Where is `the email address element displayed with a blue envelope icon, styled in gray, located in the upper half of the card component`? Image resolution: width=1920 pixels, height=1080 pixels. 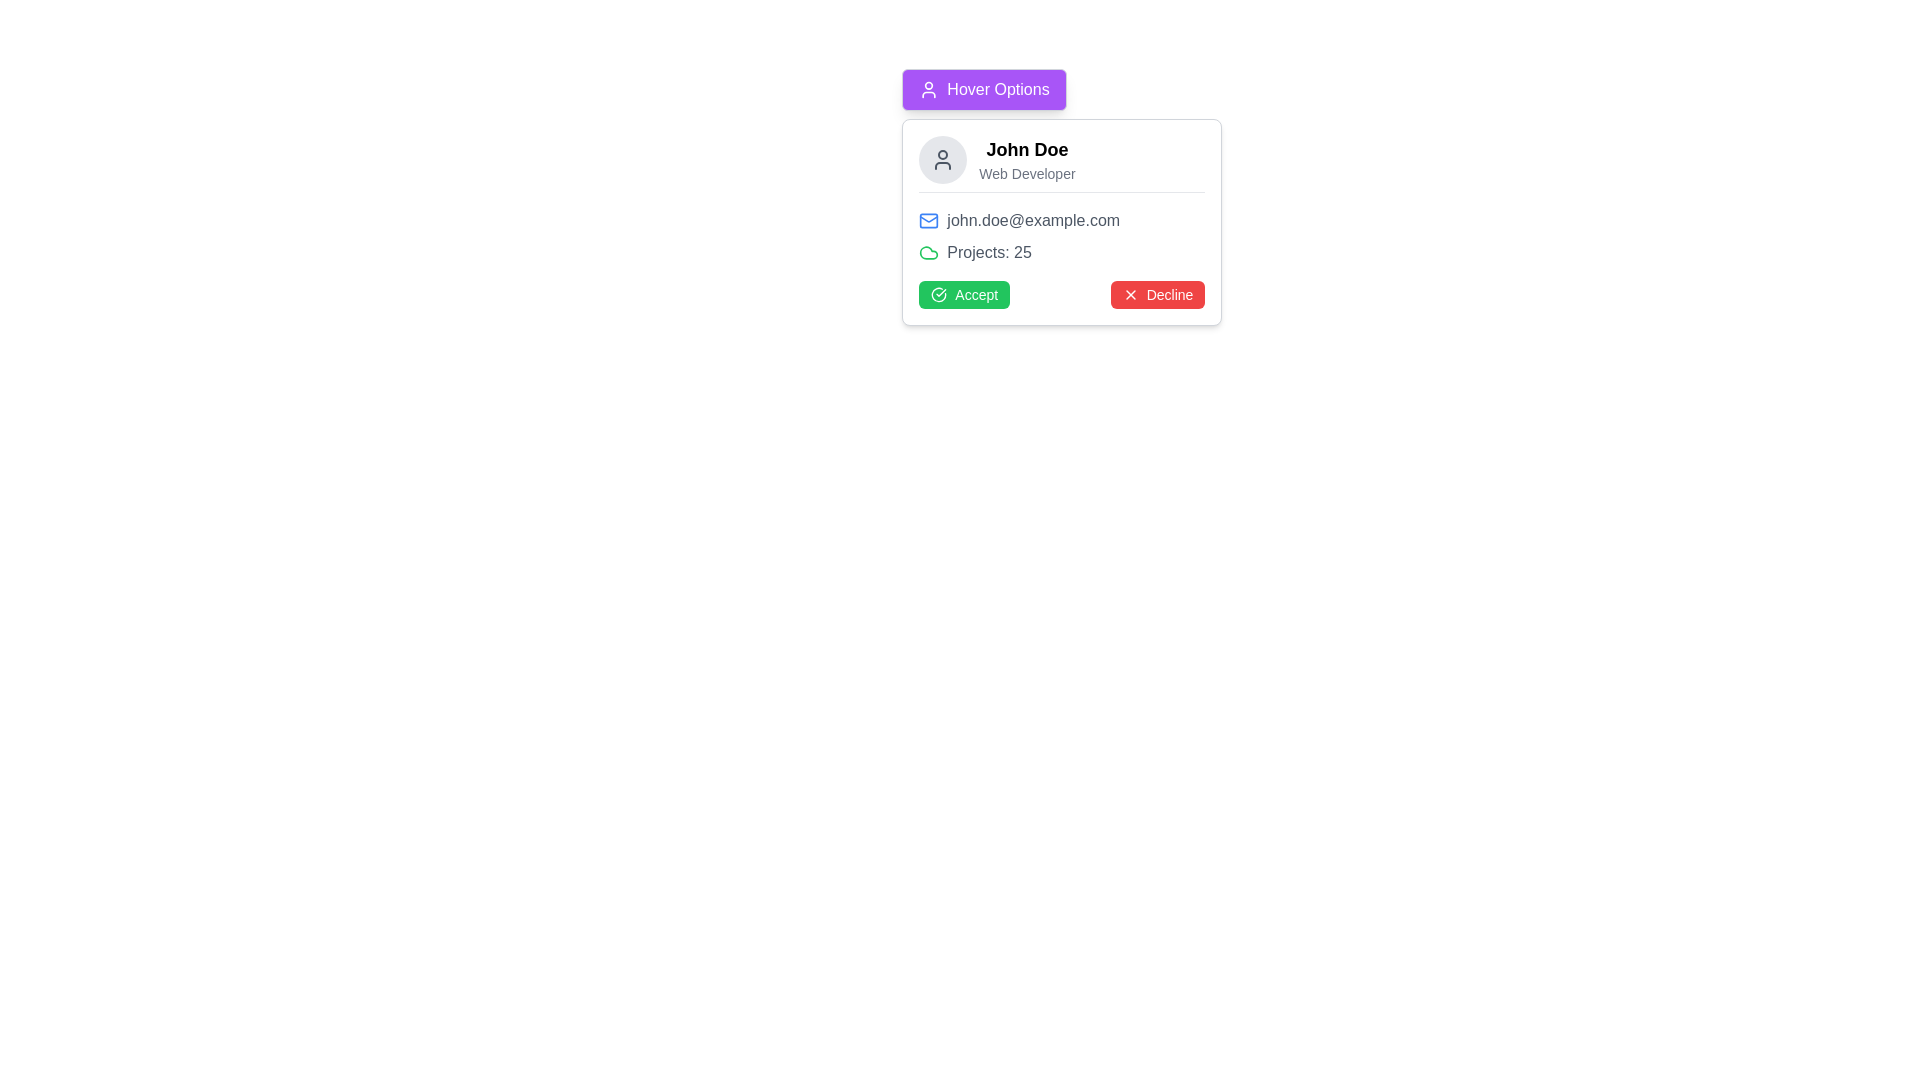 the email address element displayed with a blue envelope icon, styled in gray, located in the upper half of the card component is located at coordinates (1061, 220).